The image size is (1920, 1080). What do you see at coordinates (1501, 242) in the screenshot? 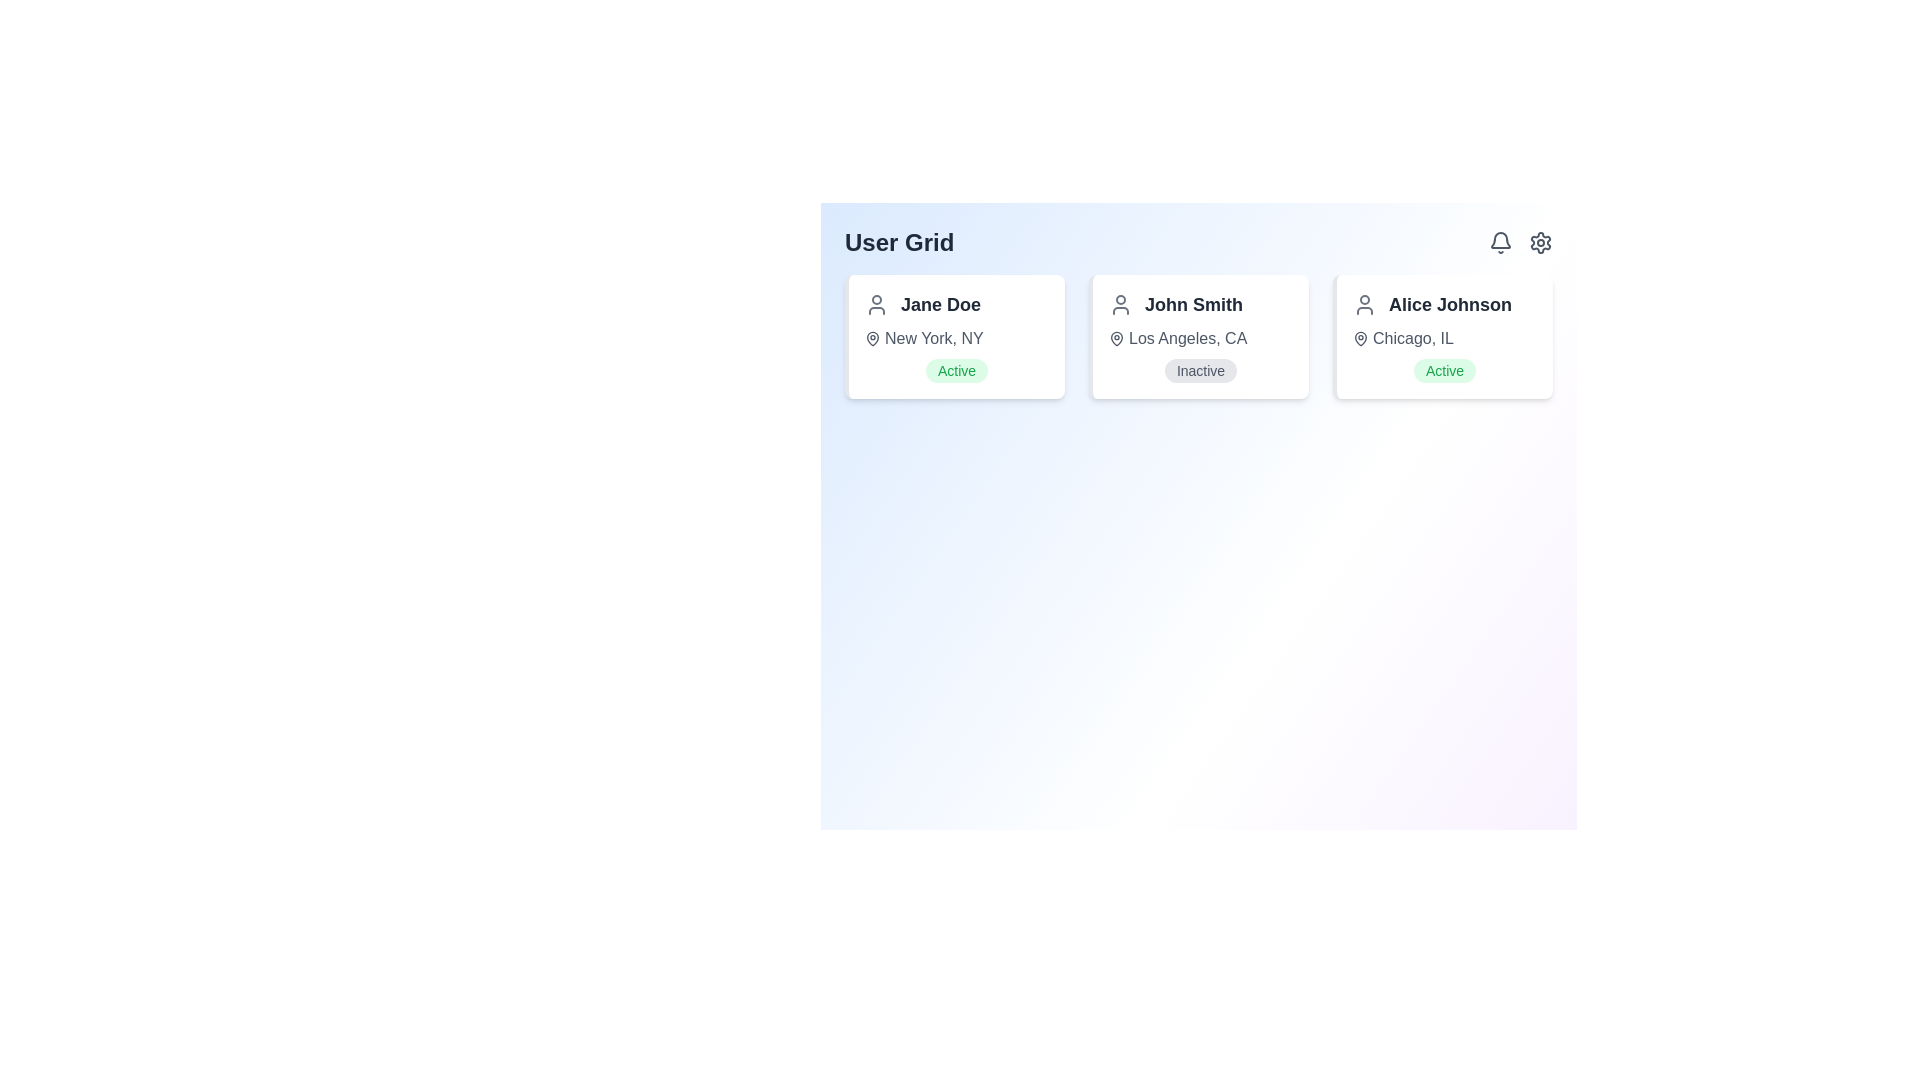
I see `the bell icon located in the top-right corner of the application` at bounding box center [1501, 242].